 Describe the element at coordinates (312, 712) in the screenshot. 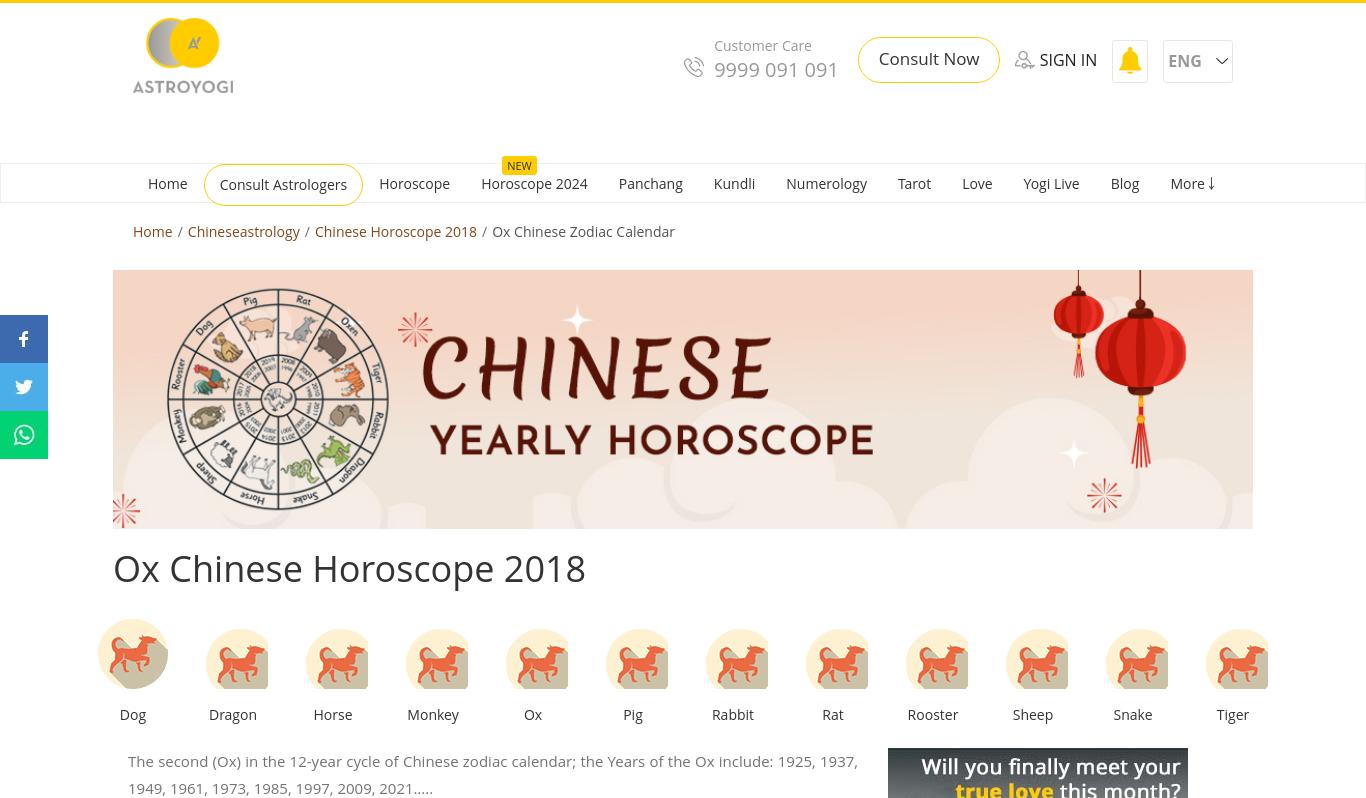

I see `'Horse'` at that location.